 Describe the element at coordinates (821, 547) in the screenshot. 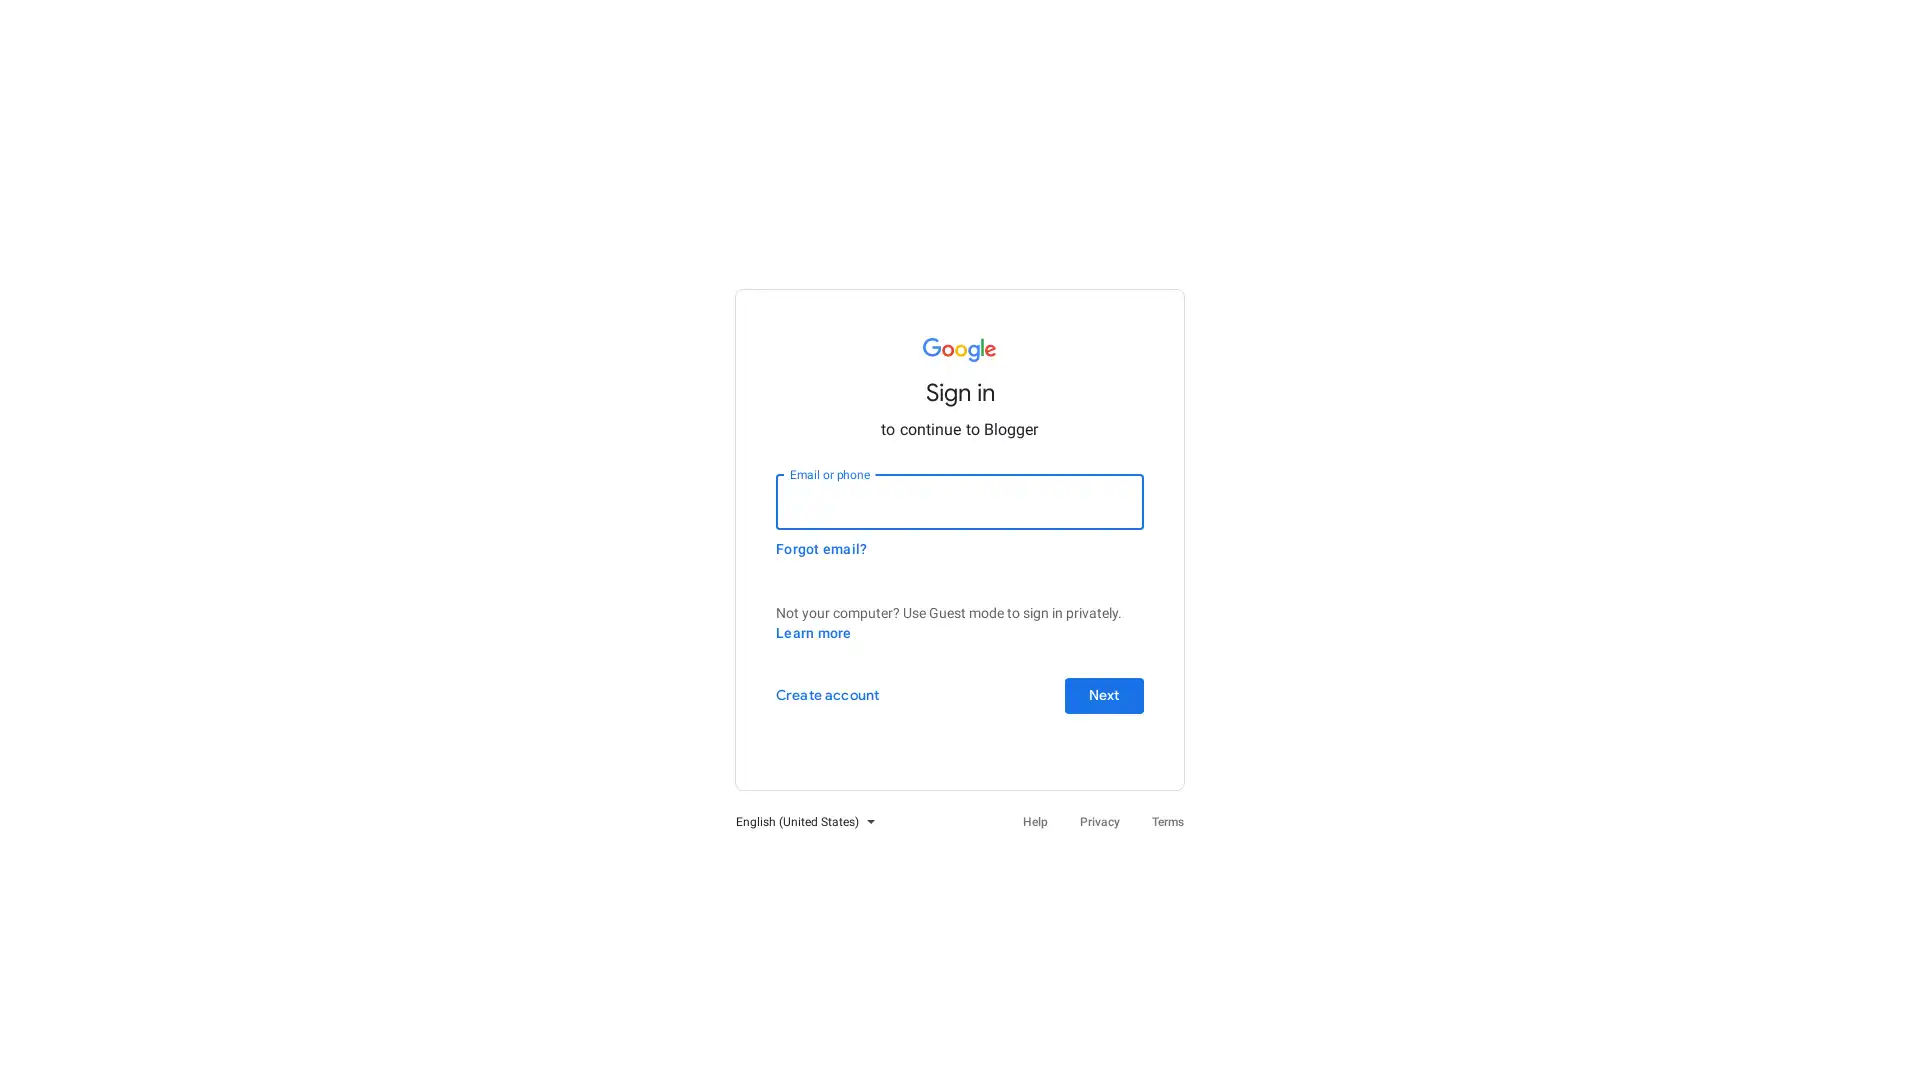

I see `Forgot email?` at that location.